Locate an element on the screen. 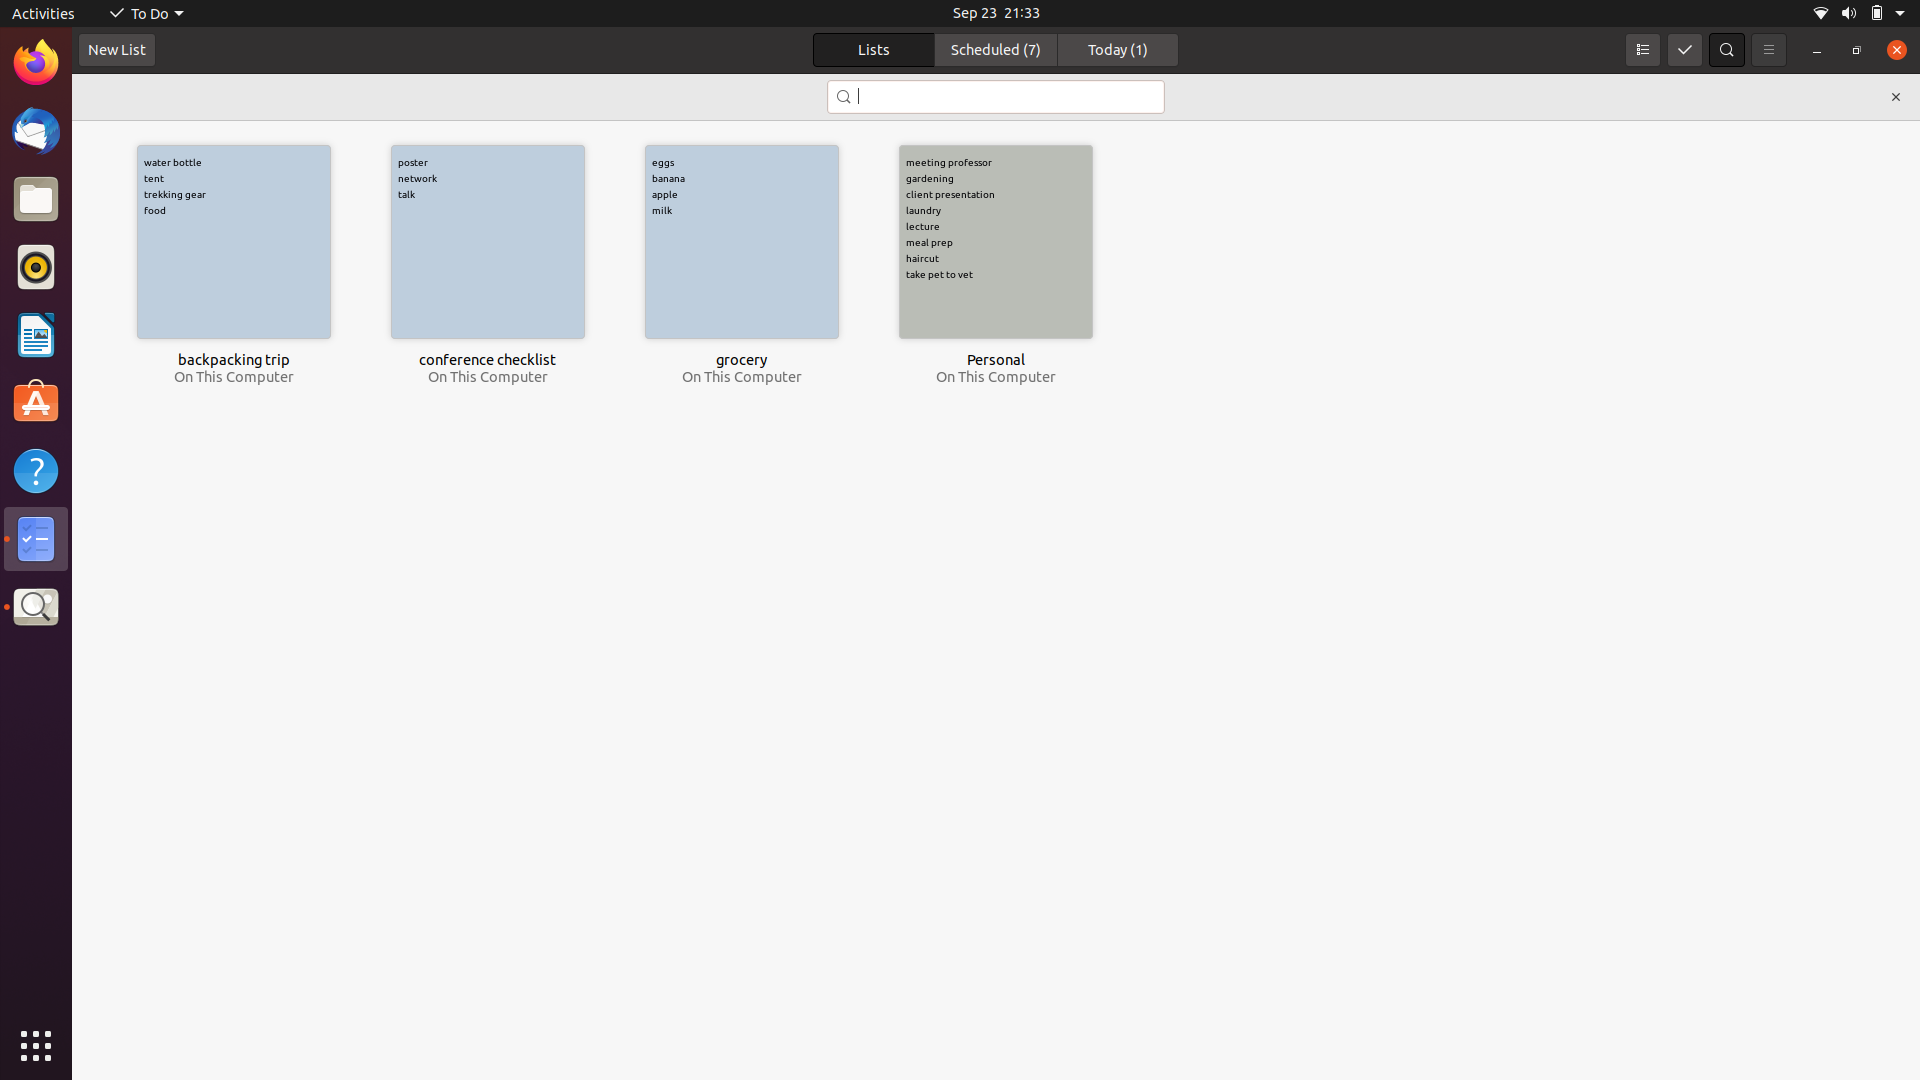 Image resolution: width=1920 pixels, height=1080 pixels. Start the operation of fabricating a new list is located at coordinates (115, 50).